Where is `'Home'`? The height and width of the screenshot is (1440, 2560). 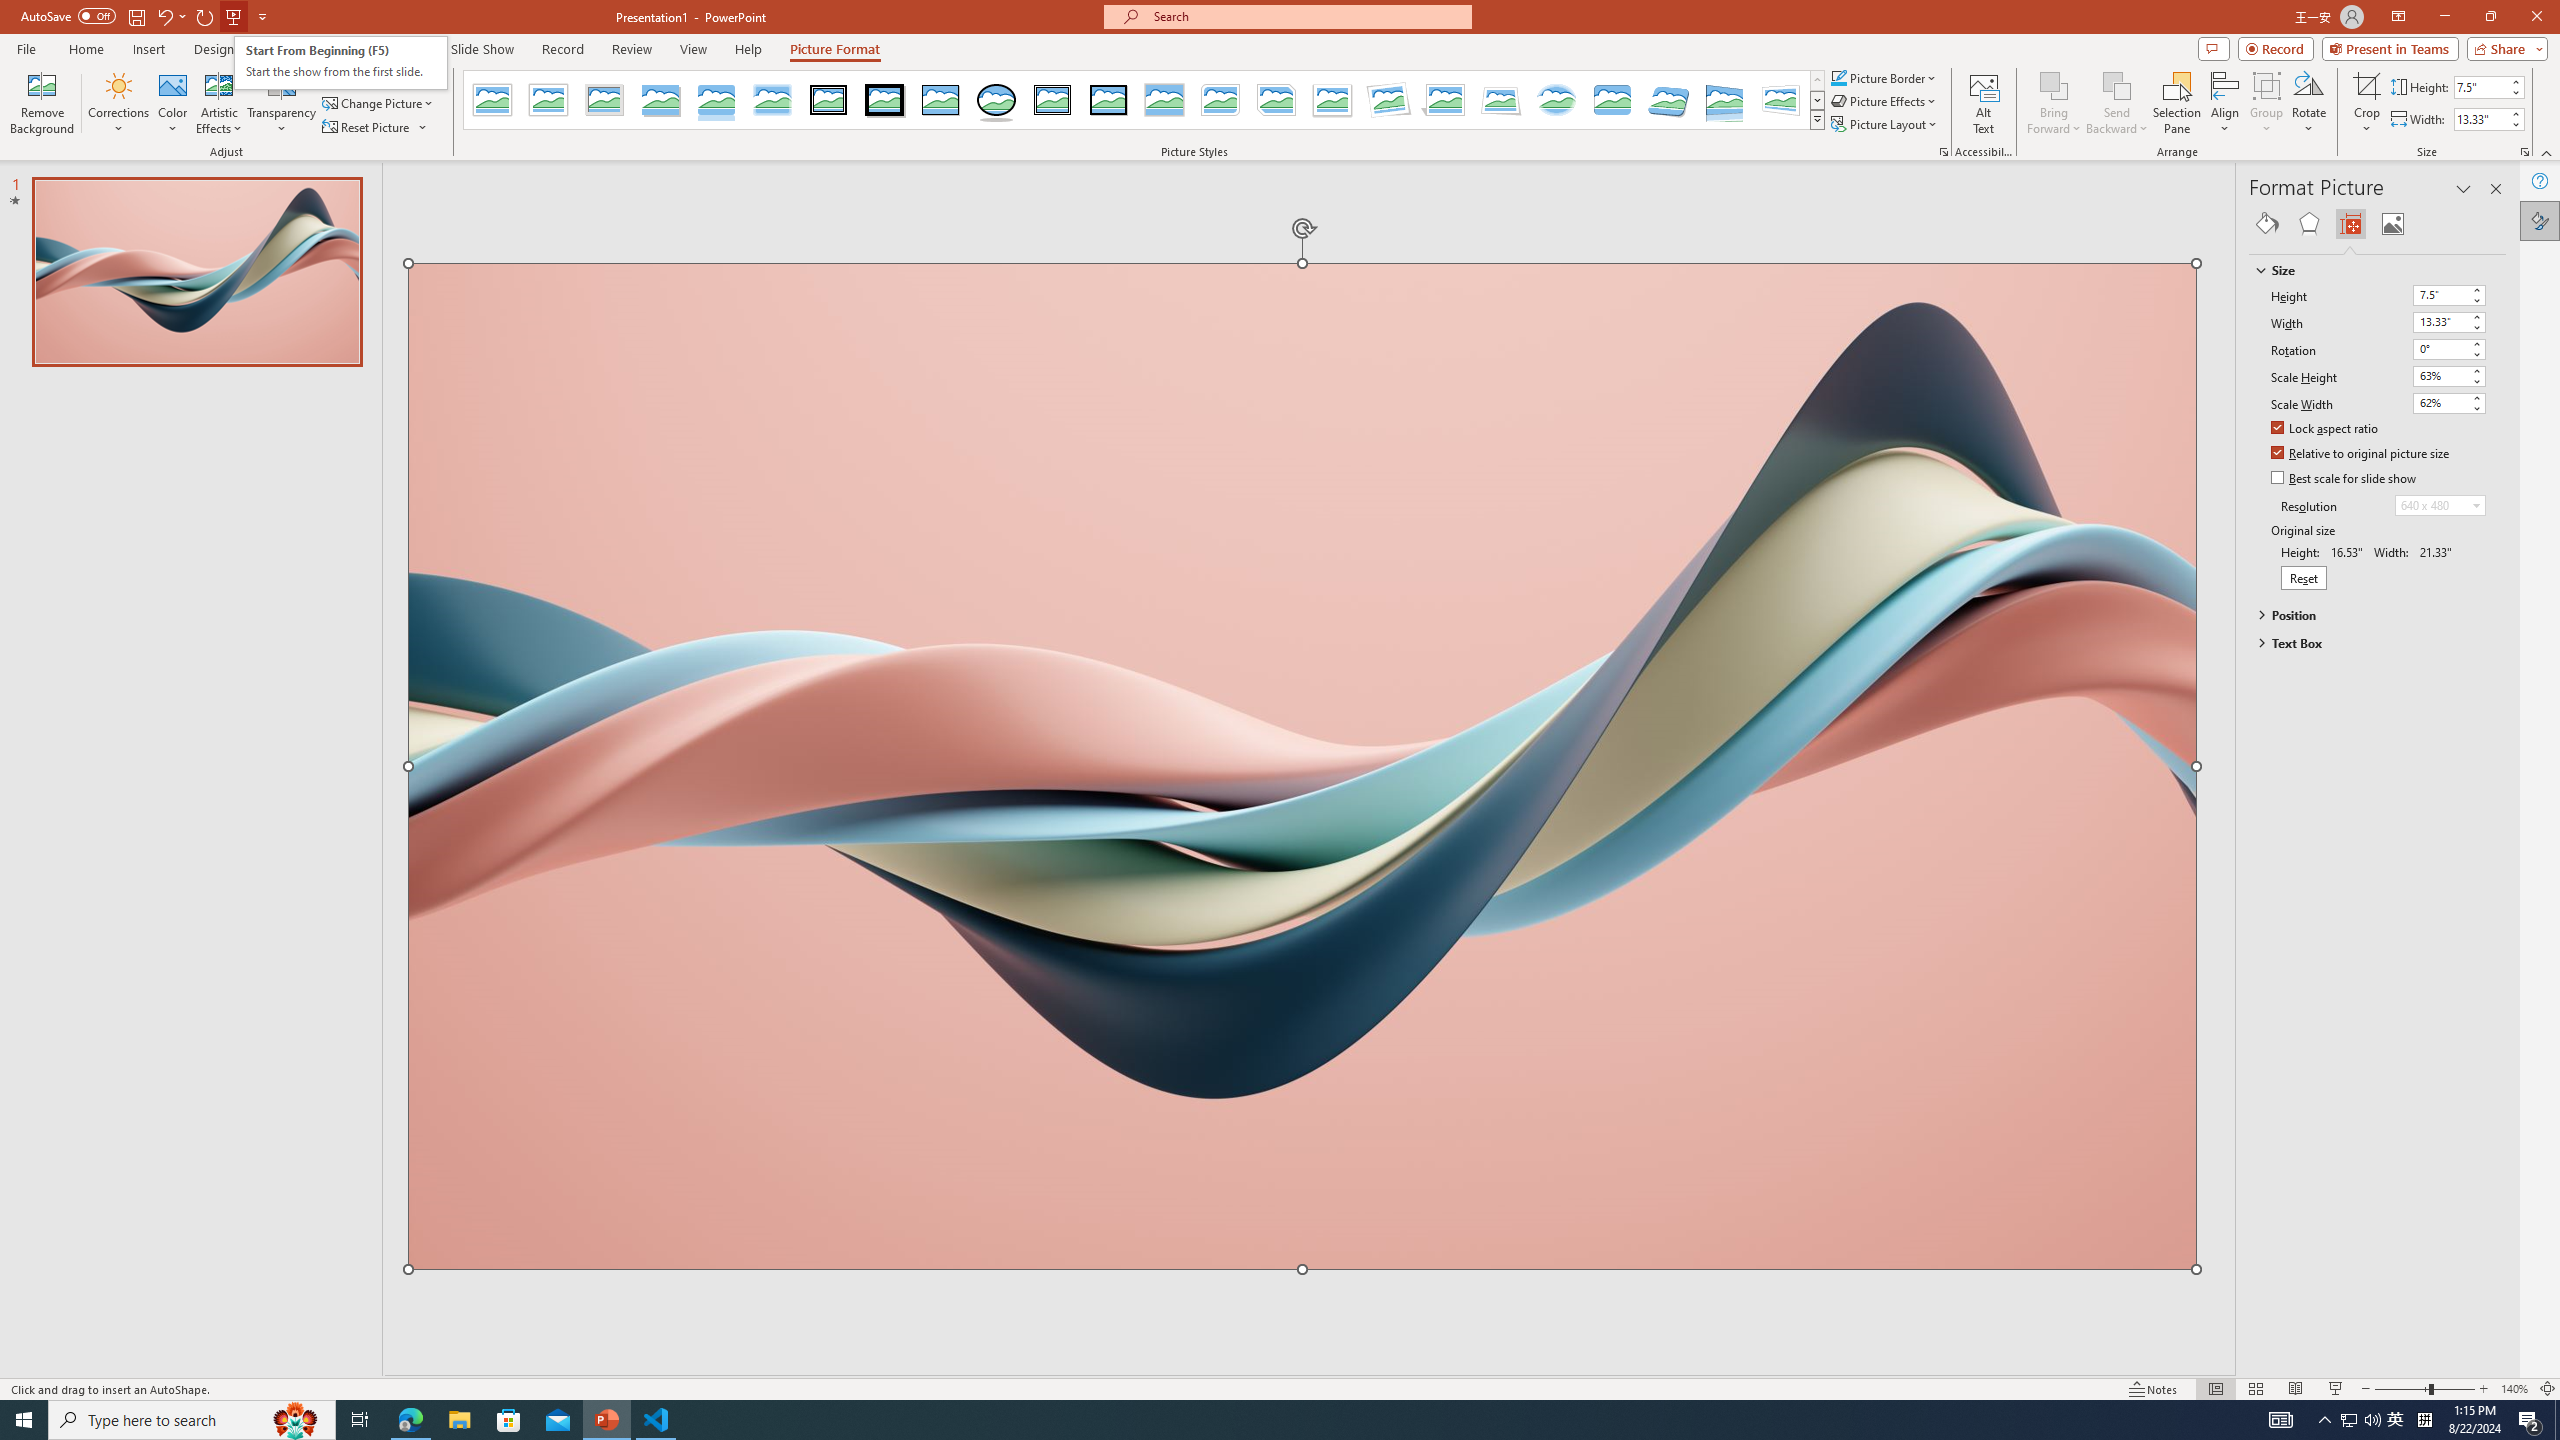 'Home' is located at coordinates (85, 49).